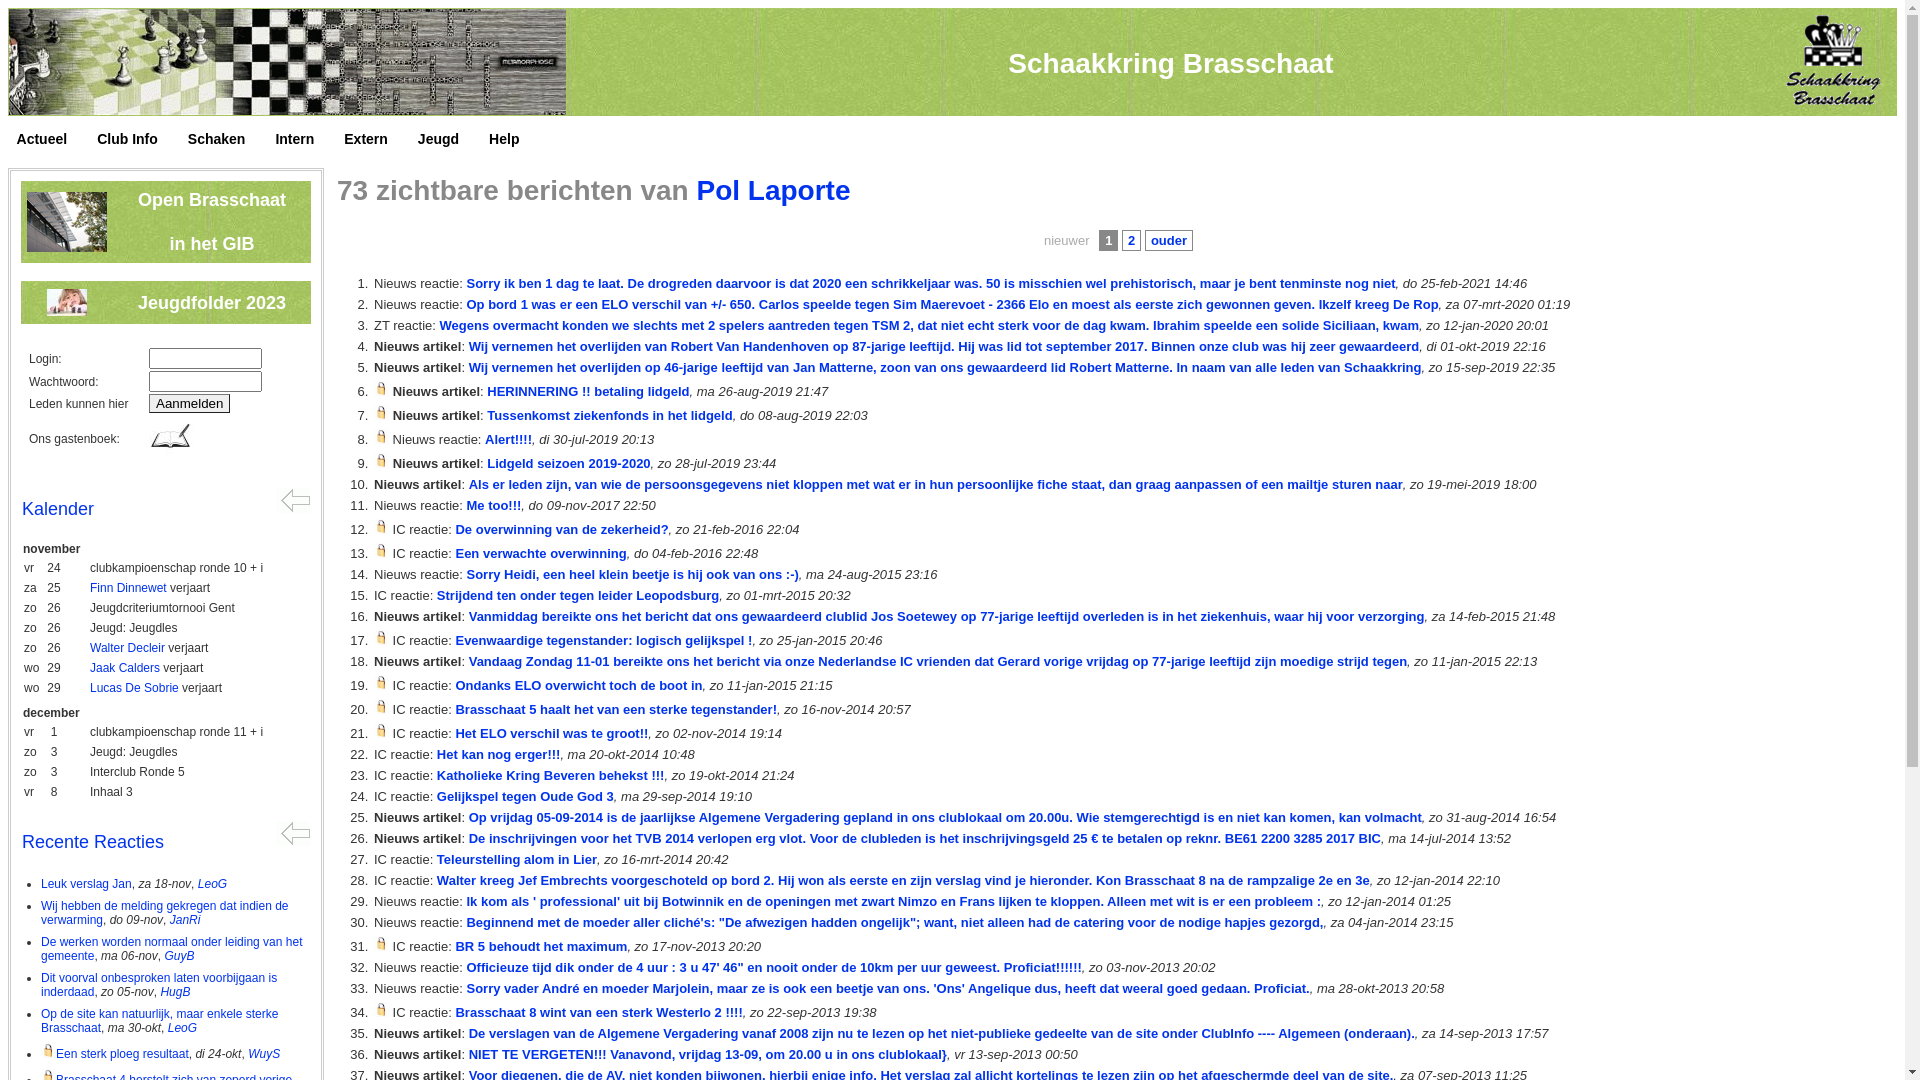  Describe the element at coordinates (185, 920) in the screenshot. I see `'JanRi'` at that location.